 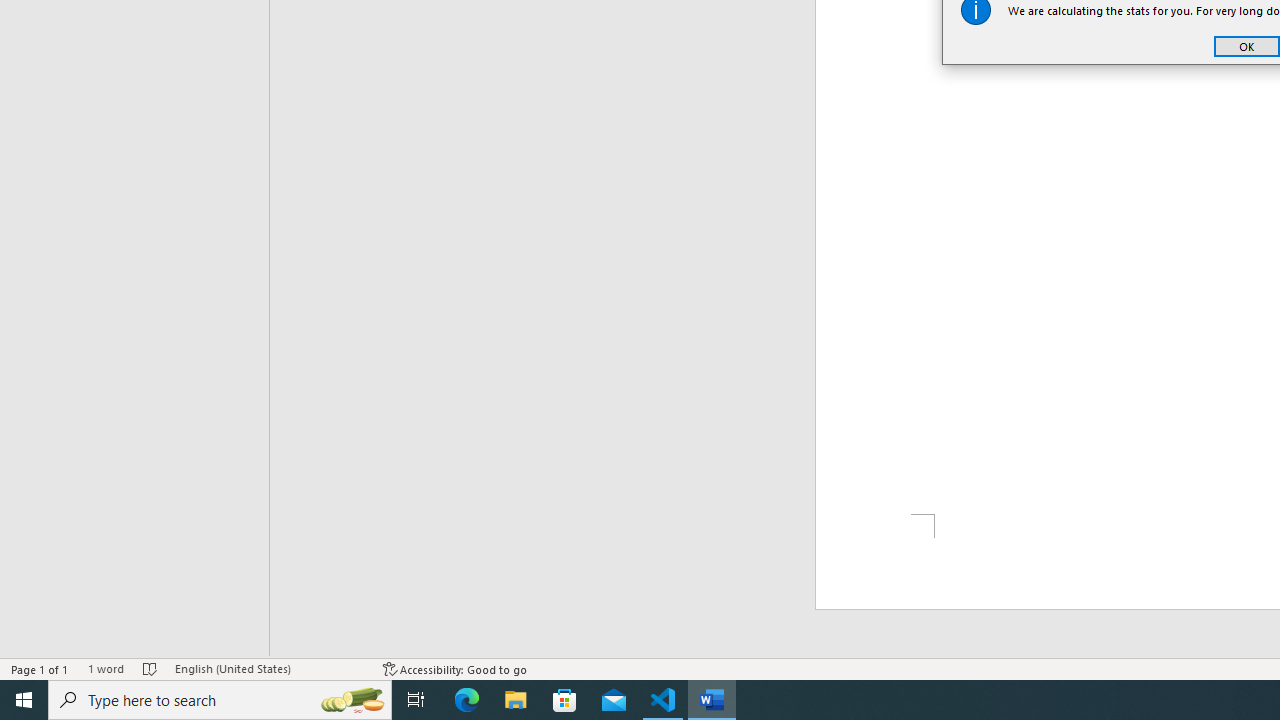 What do you see at coordinates (712, 698) in the screenshot?
I see `'Word - 1 running window'` at bounding box center [712, 698].